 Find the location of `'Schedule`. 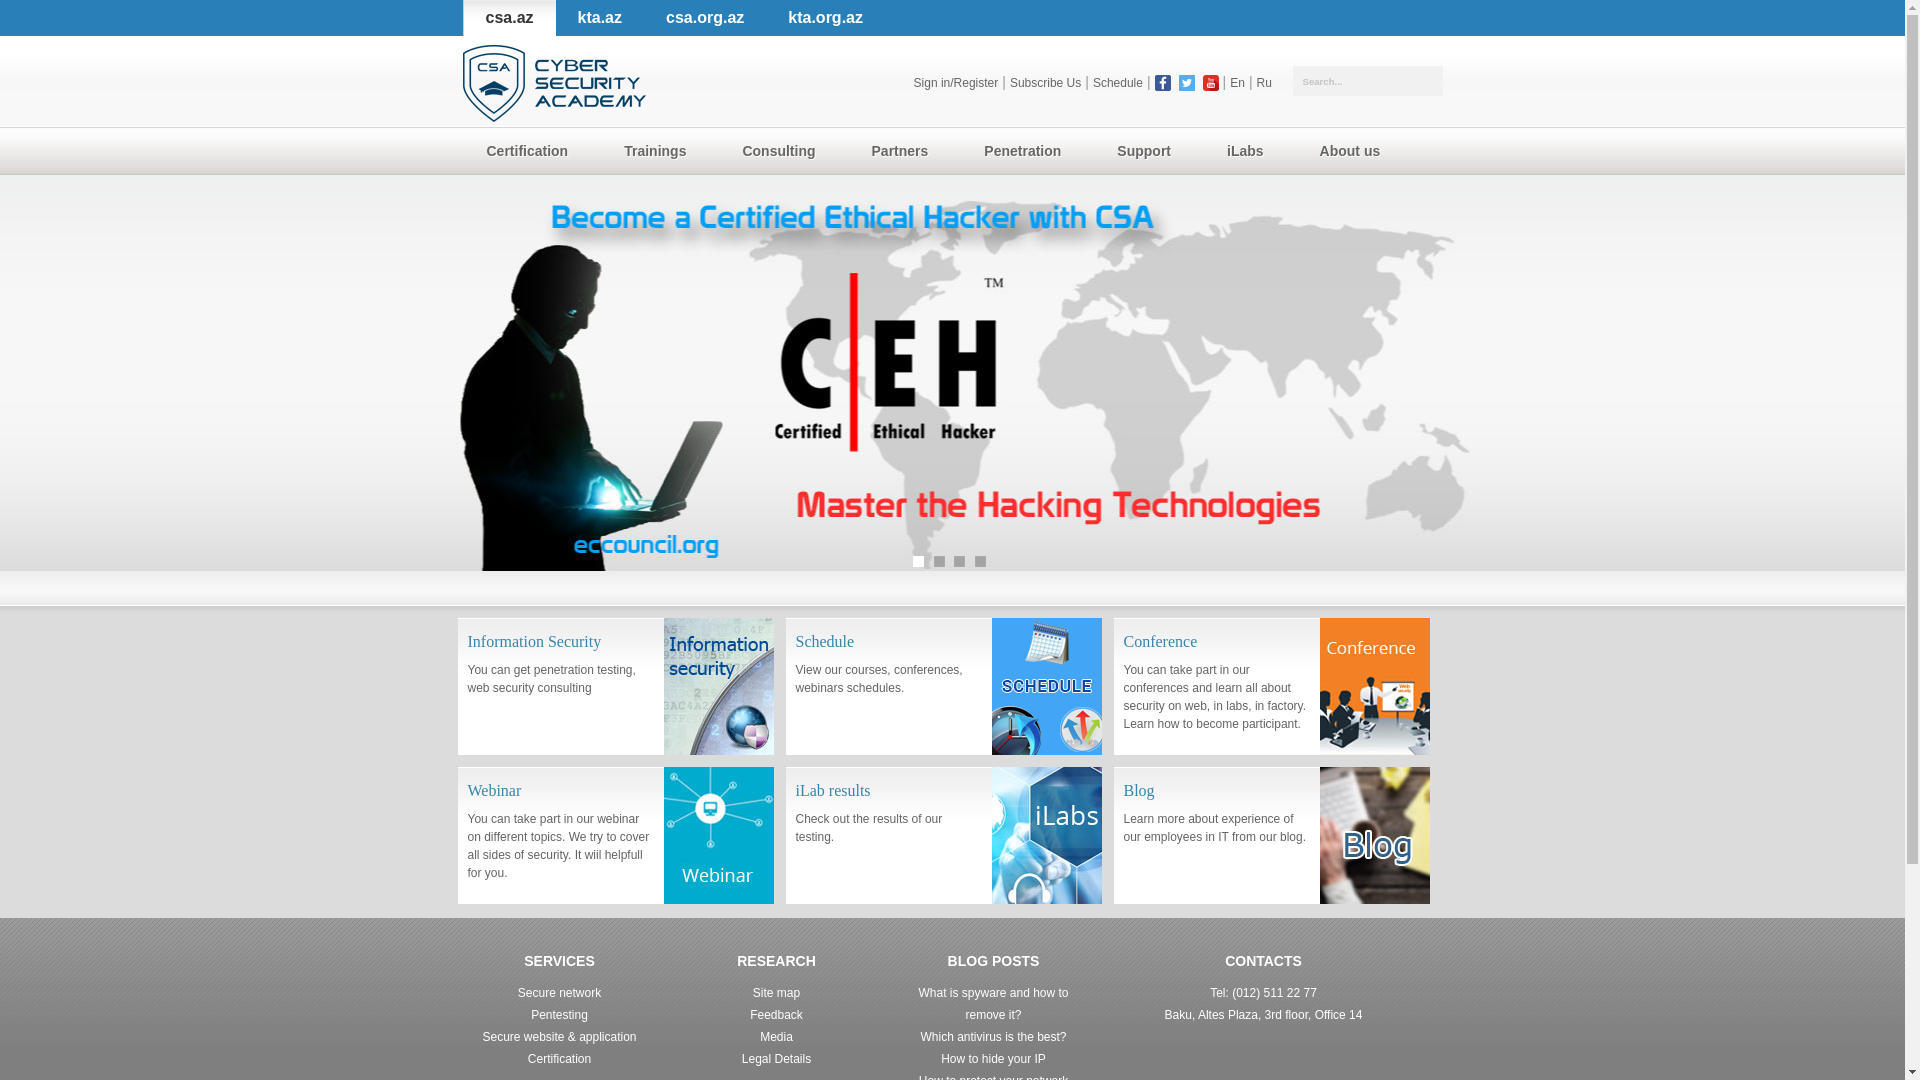

'Schedule is located at coordinates (785, 685).